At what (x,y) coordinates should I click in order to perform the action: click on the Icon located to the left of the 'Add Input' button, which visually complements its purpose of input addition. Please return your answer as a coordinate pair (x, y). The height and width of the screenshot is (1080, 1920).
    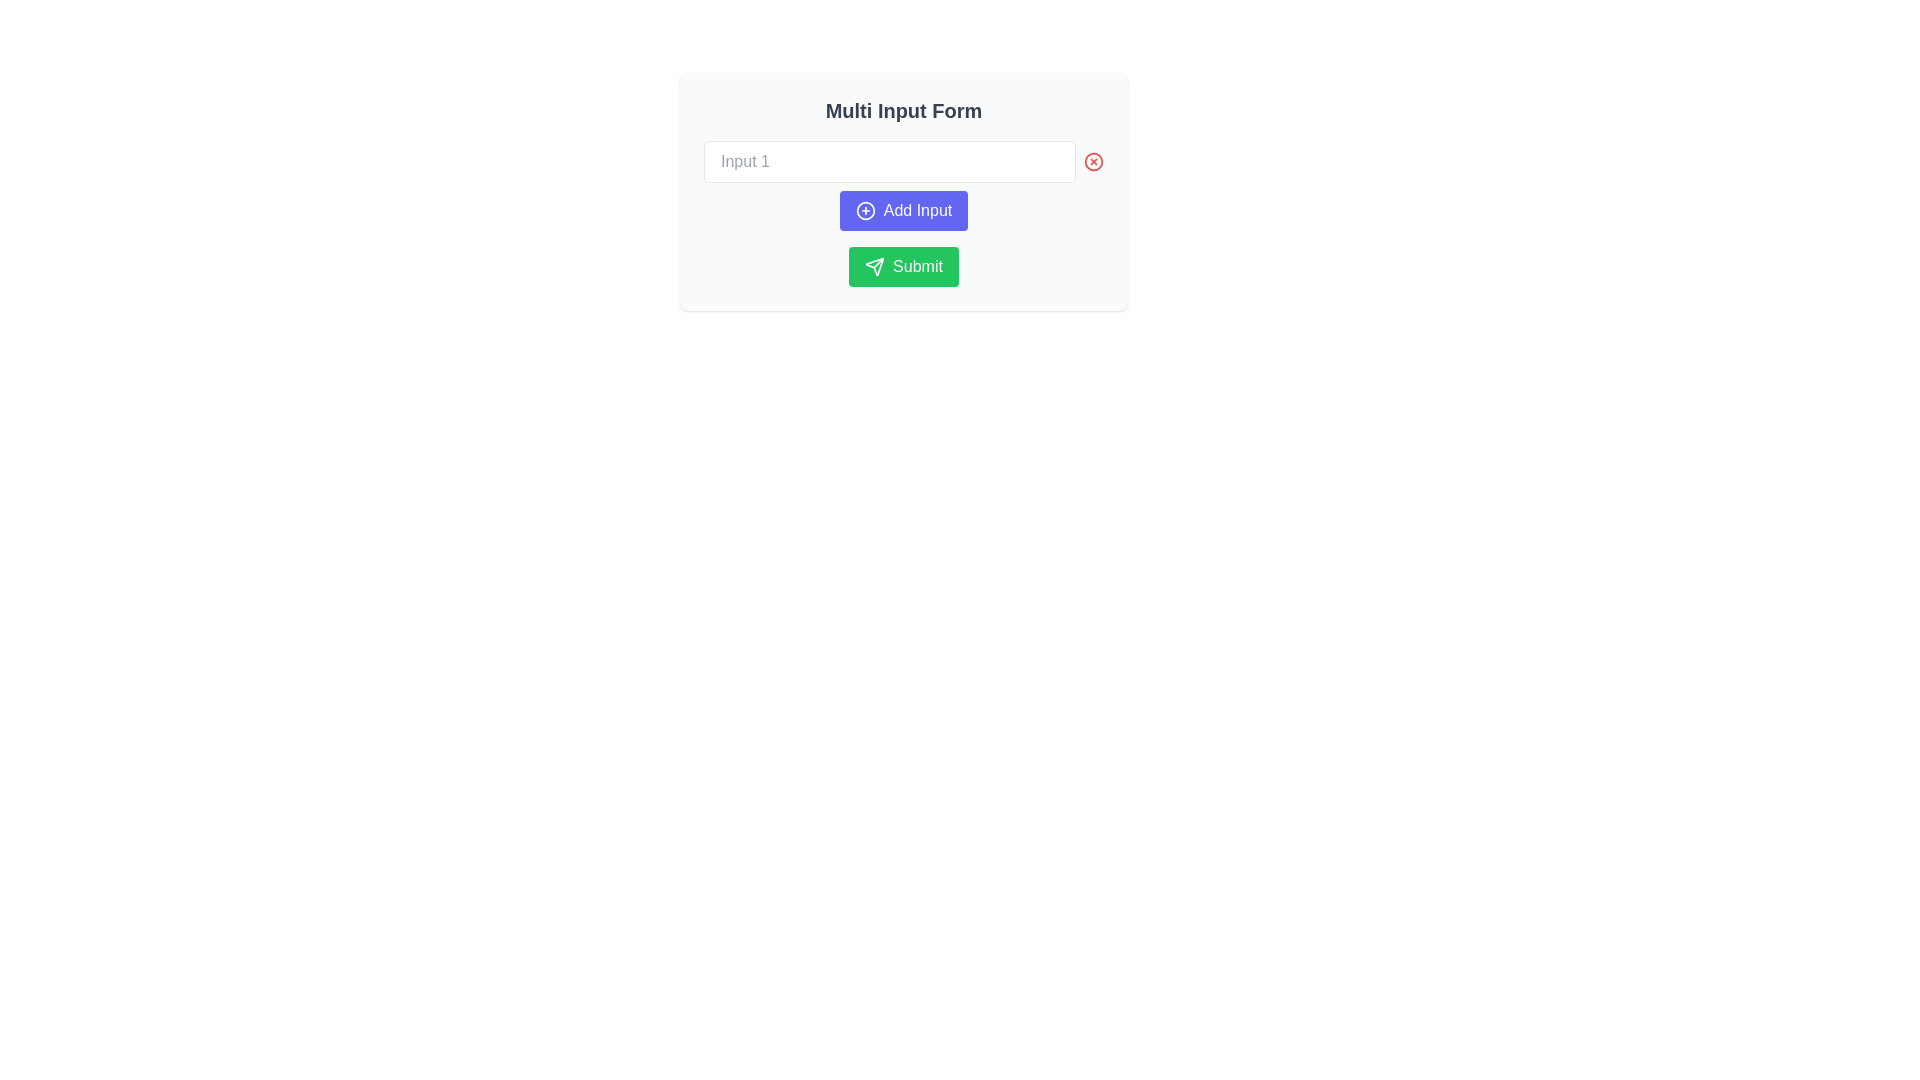
    Looking at the image, I should click on (865, 211).